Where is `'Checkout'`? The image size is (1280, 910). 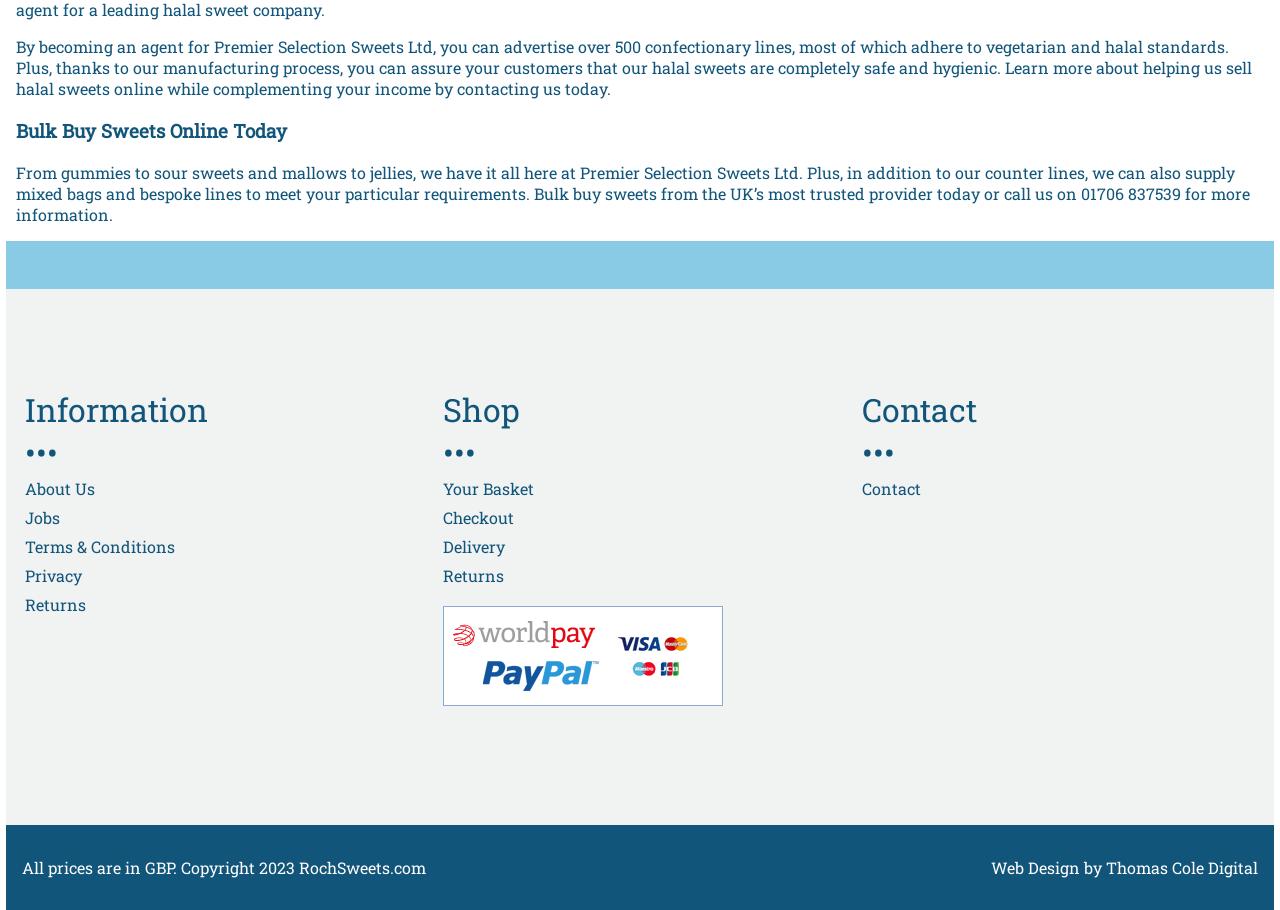
'Checkout' is located at coordinates (477, 516).